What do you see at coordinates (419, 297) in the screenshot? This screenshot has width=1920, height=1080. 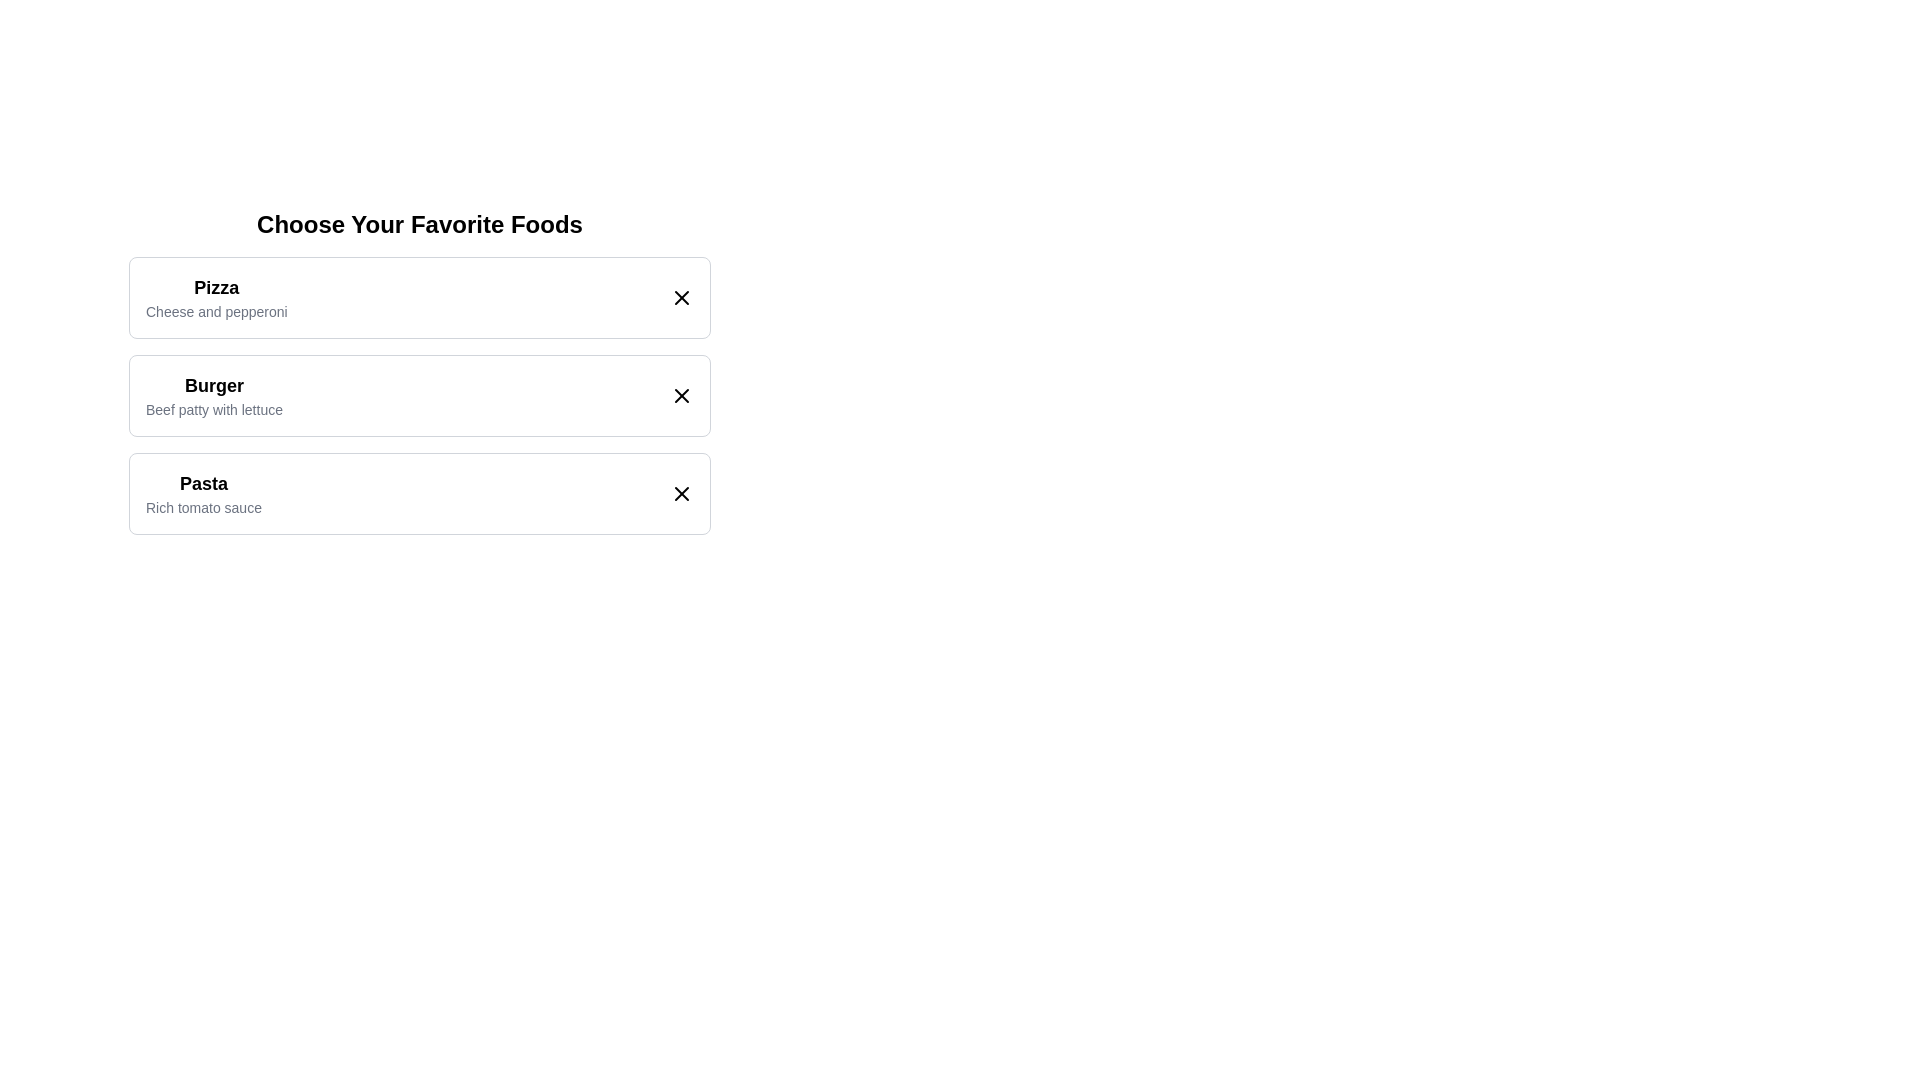 I see `the interactive list item representing 'Pizza - Cheese and pepperoni'` at bounding box center [419, 297].